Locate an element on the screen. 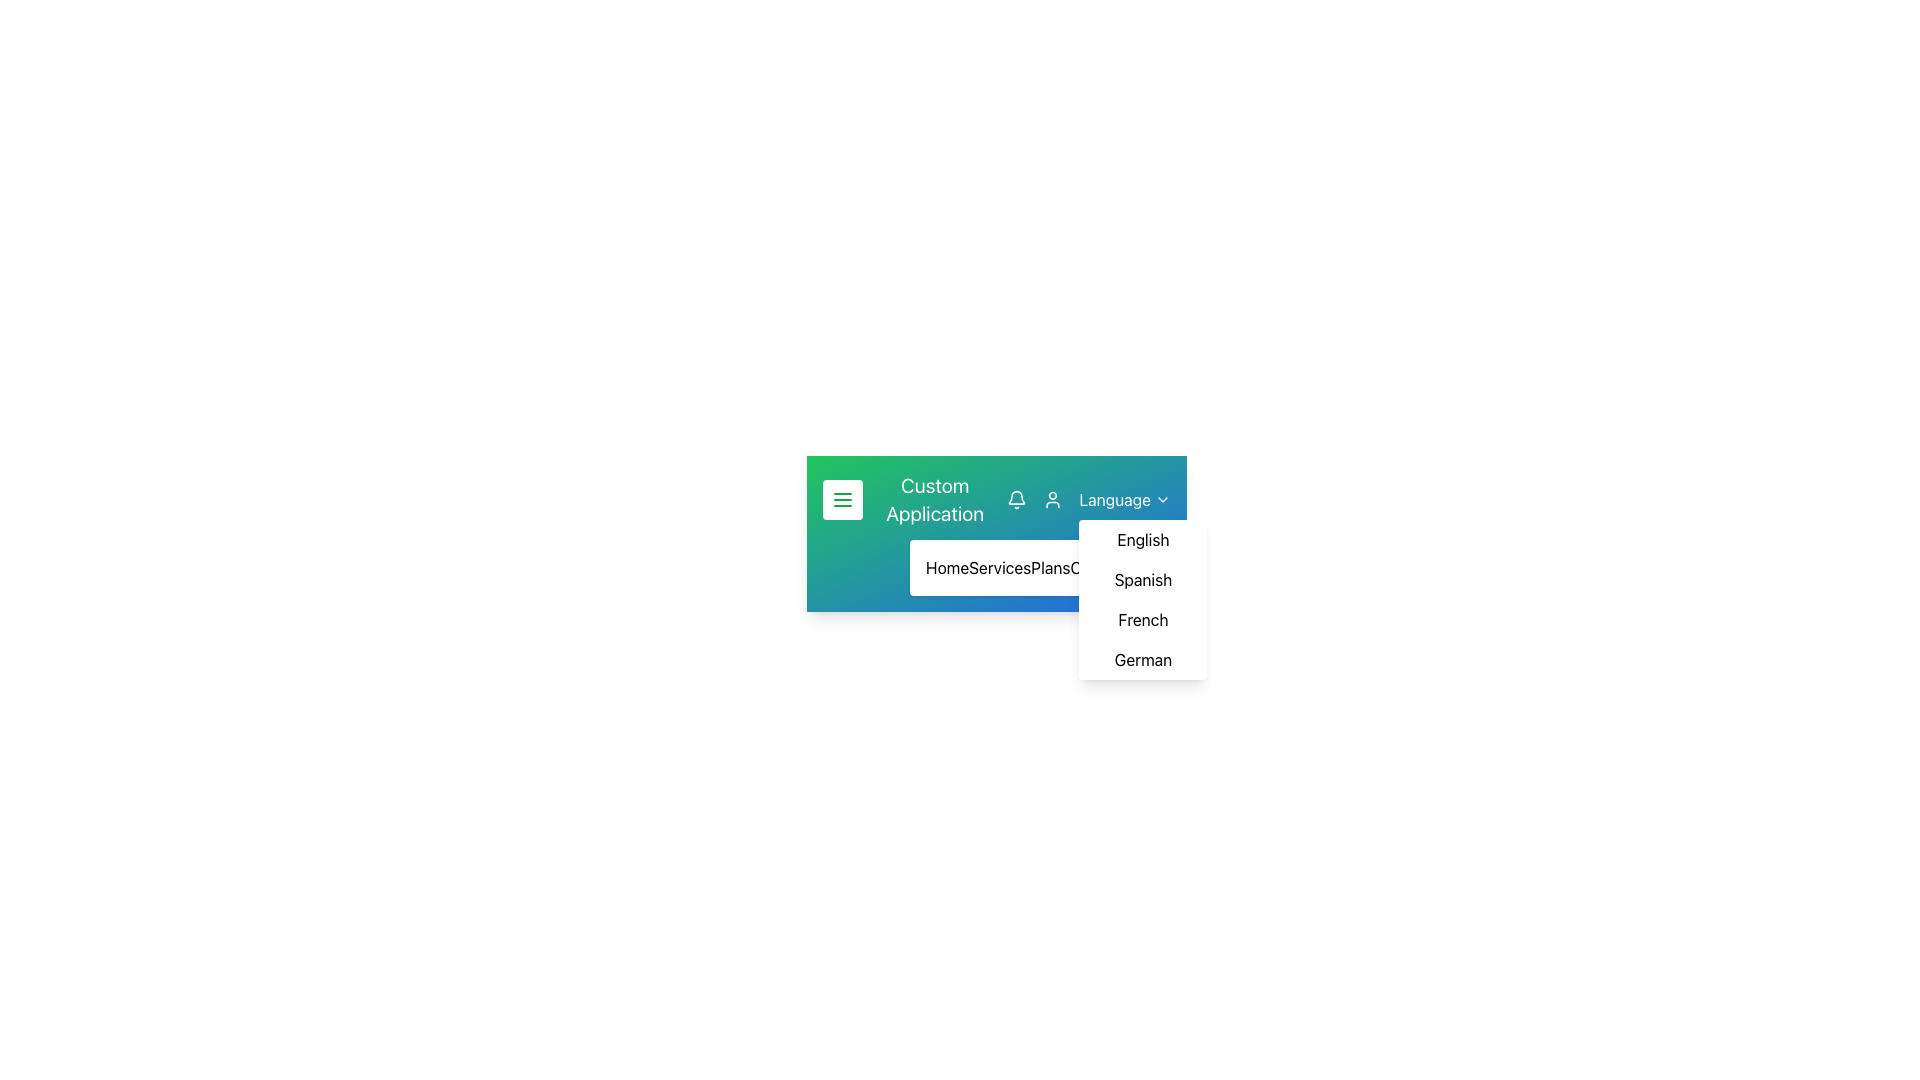 This screenshot has width=1920, height=1080. the notification icon located between the user icon and the 'Language' dropdown in the top-right corner of the navigation bar is located at coordinates (1017, 496).